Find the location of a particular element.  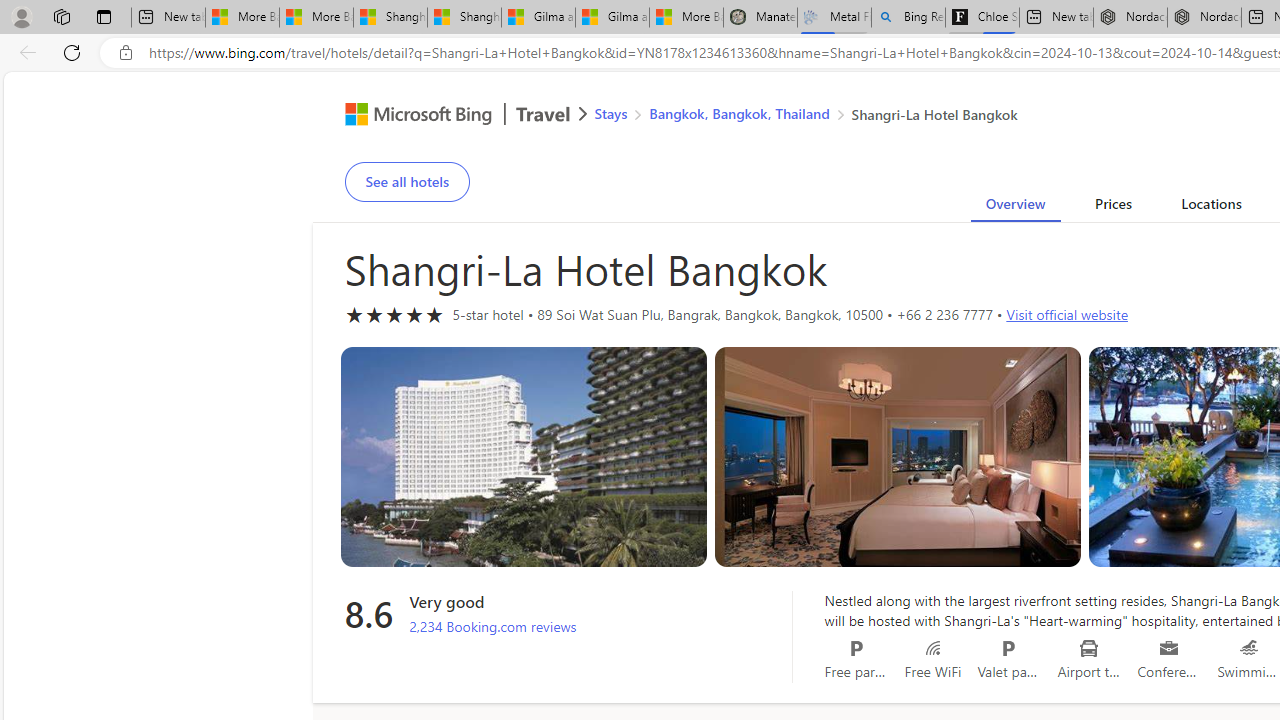

'Bangkok, Bangkok, Thailand' is located at coordinates (738, 113).